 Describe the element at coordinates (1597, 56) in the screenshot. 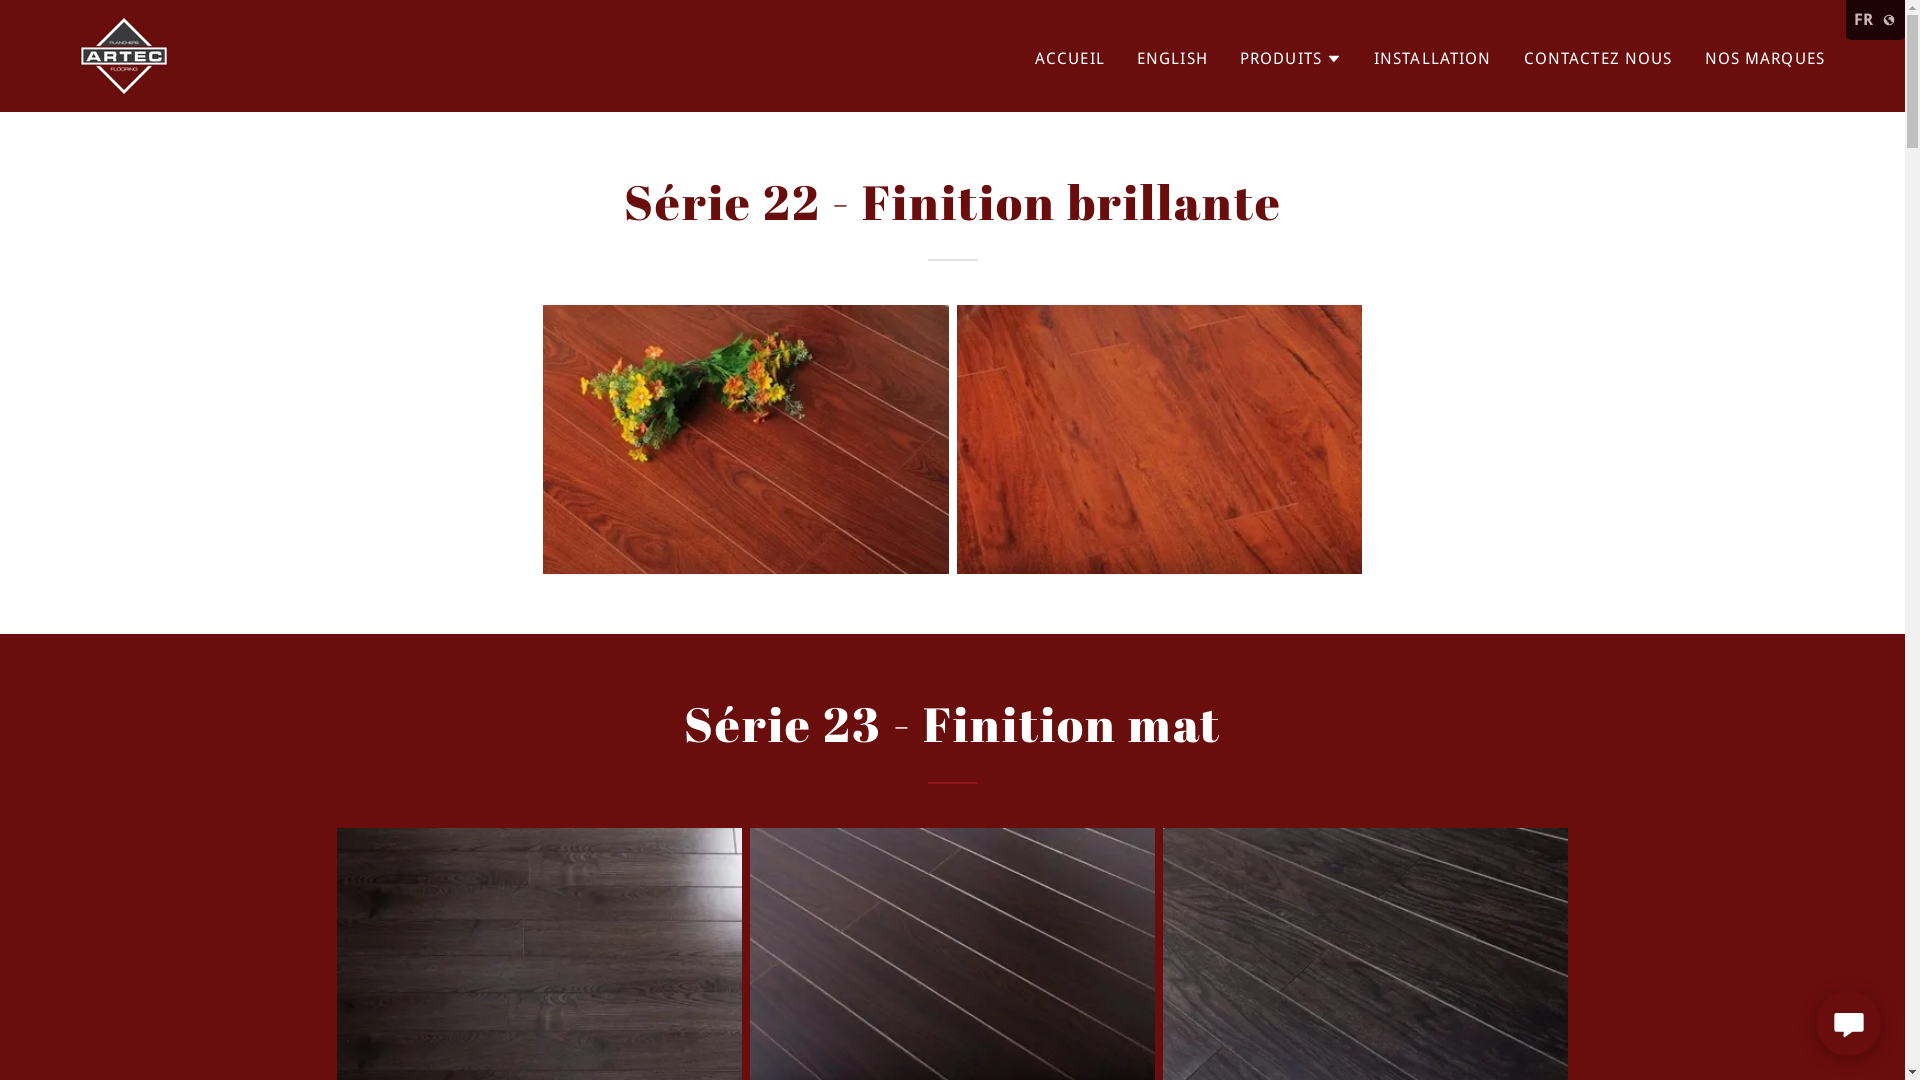

I see `'CONTACTEZ NOUS'` at that location.